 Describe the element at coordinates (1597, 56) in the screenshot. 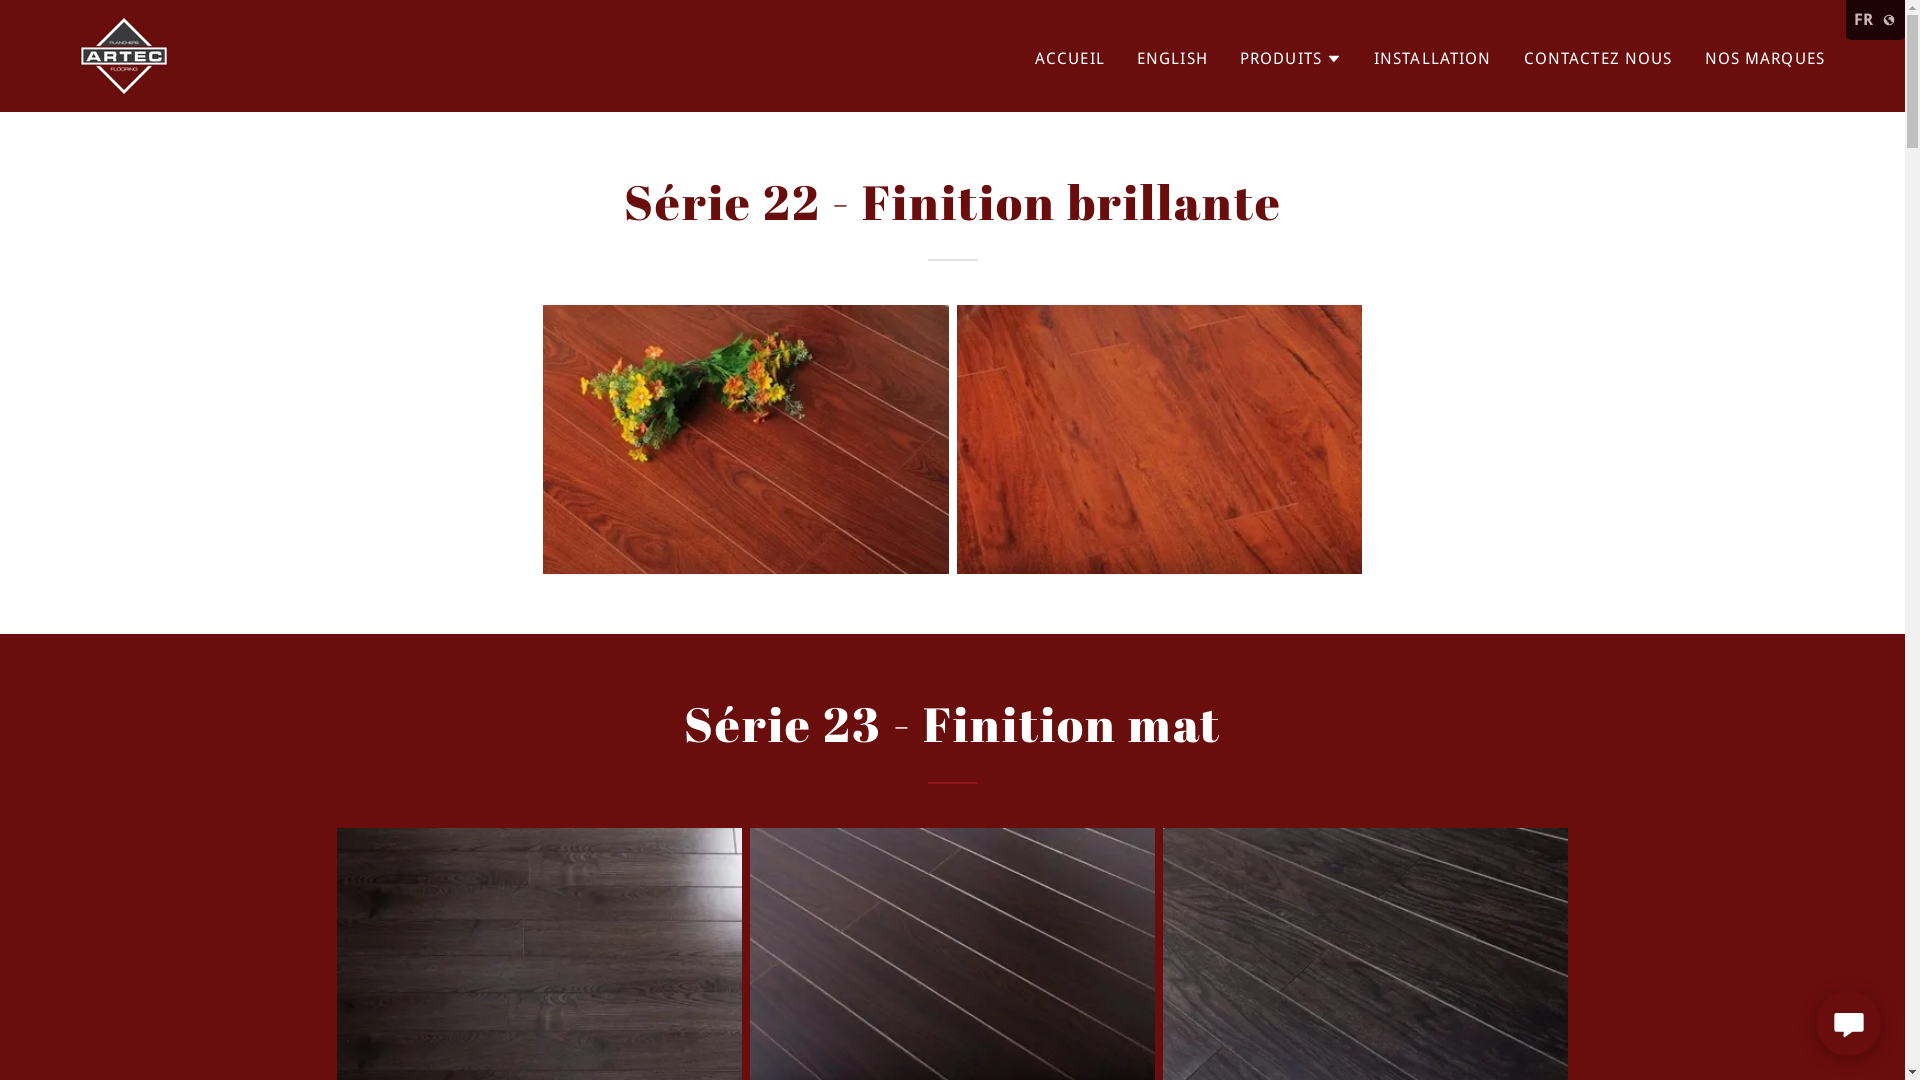

I see `'CONTACTEZ NOUS'` at that location.